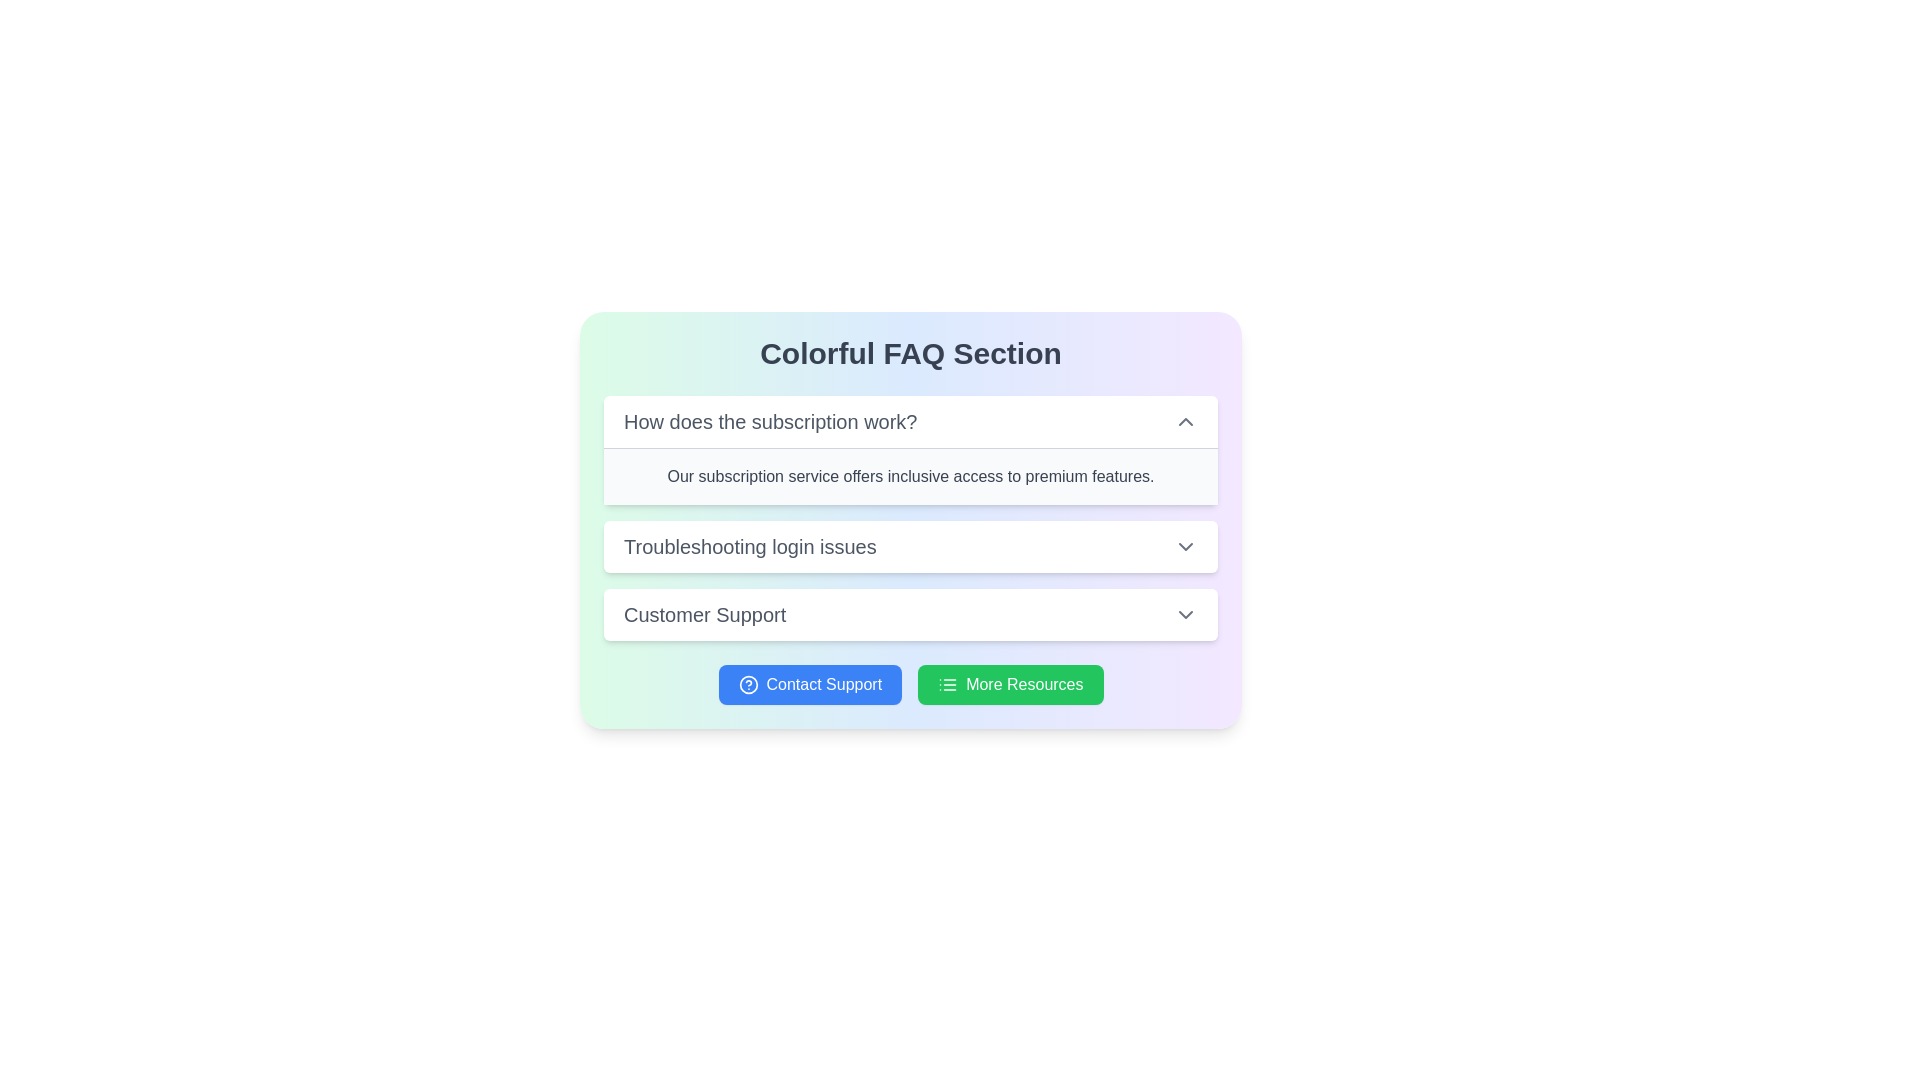 The width and height of the screenshot is (1920, 1080). Describe the element at coordinates (1185, 547) in the screenshot. I see `the chevron-down icon located at the rightmost section of the row containing the text 'Troubleshooting login issues'` at that location.